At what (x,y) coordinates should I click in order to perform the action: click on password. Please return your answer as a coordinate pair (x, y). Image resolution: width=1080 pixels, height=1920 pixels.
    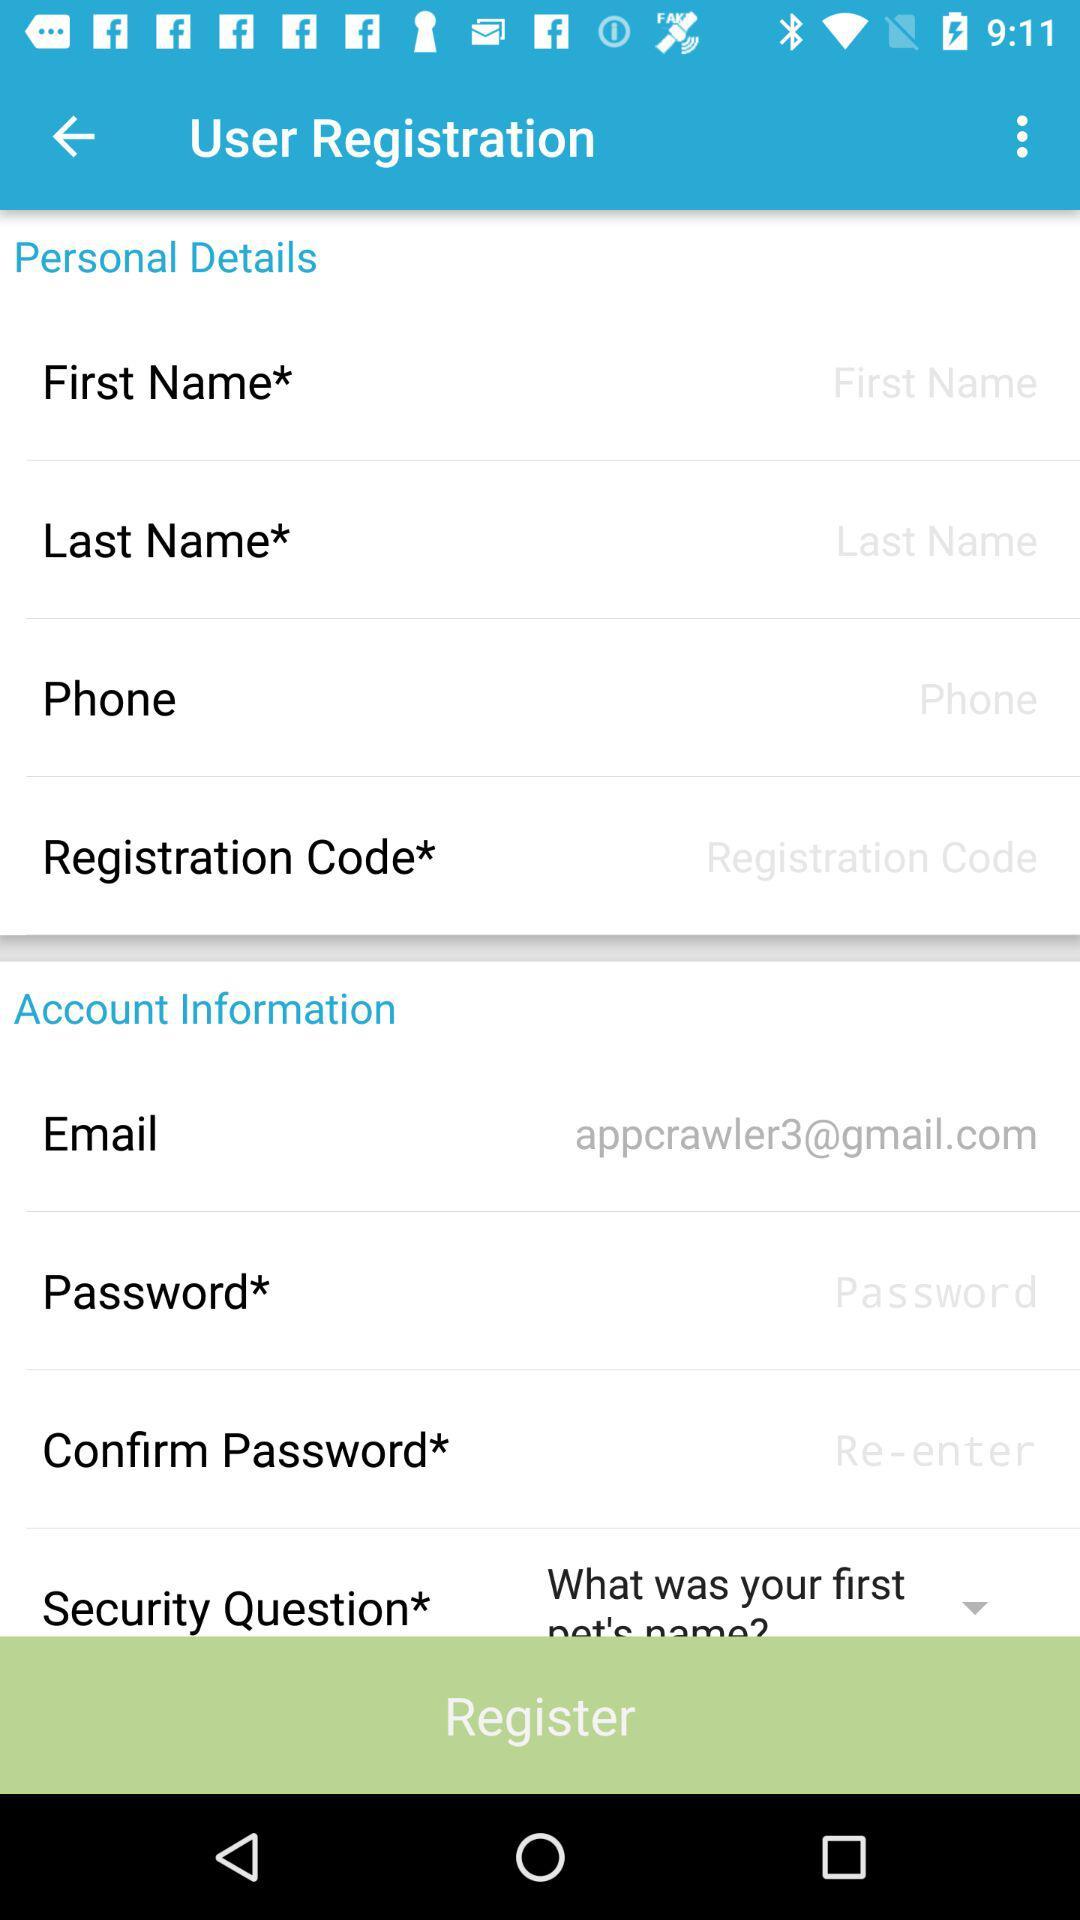
    Looking at the image, I should click on (791, 1449).